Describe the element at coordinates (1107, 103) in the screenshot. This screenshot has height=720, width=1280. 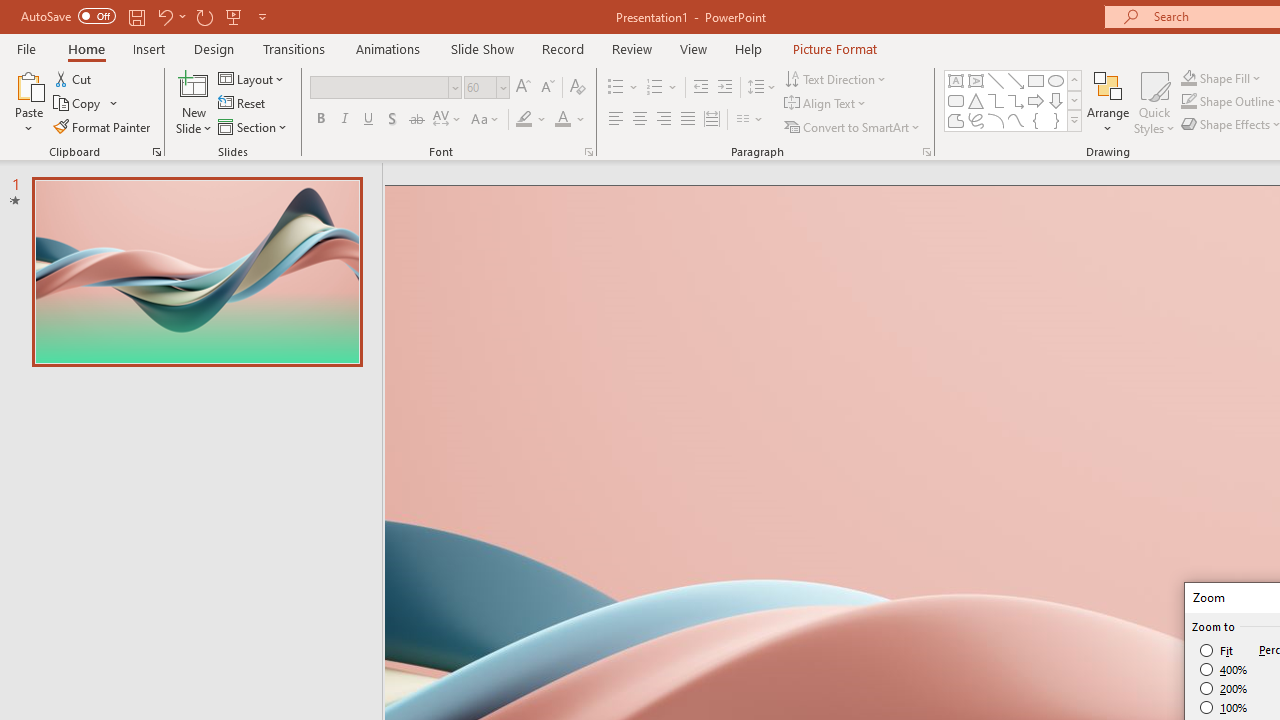
I see `'Arrange'` at that location.